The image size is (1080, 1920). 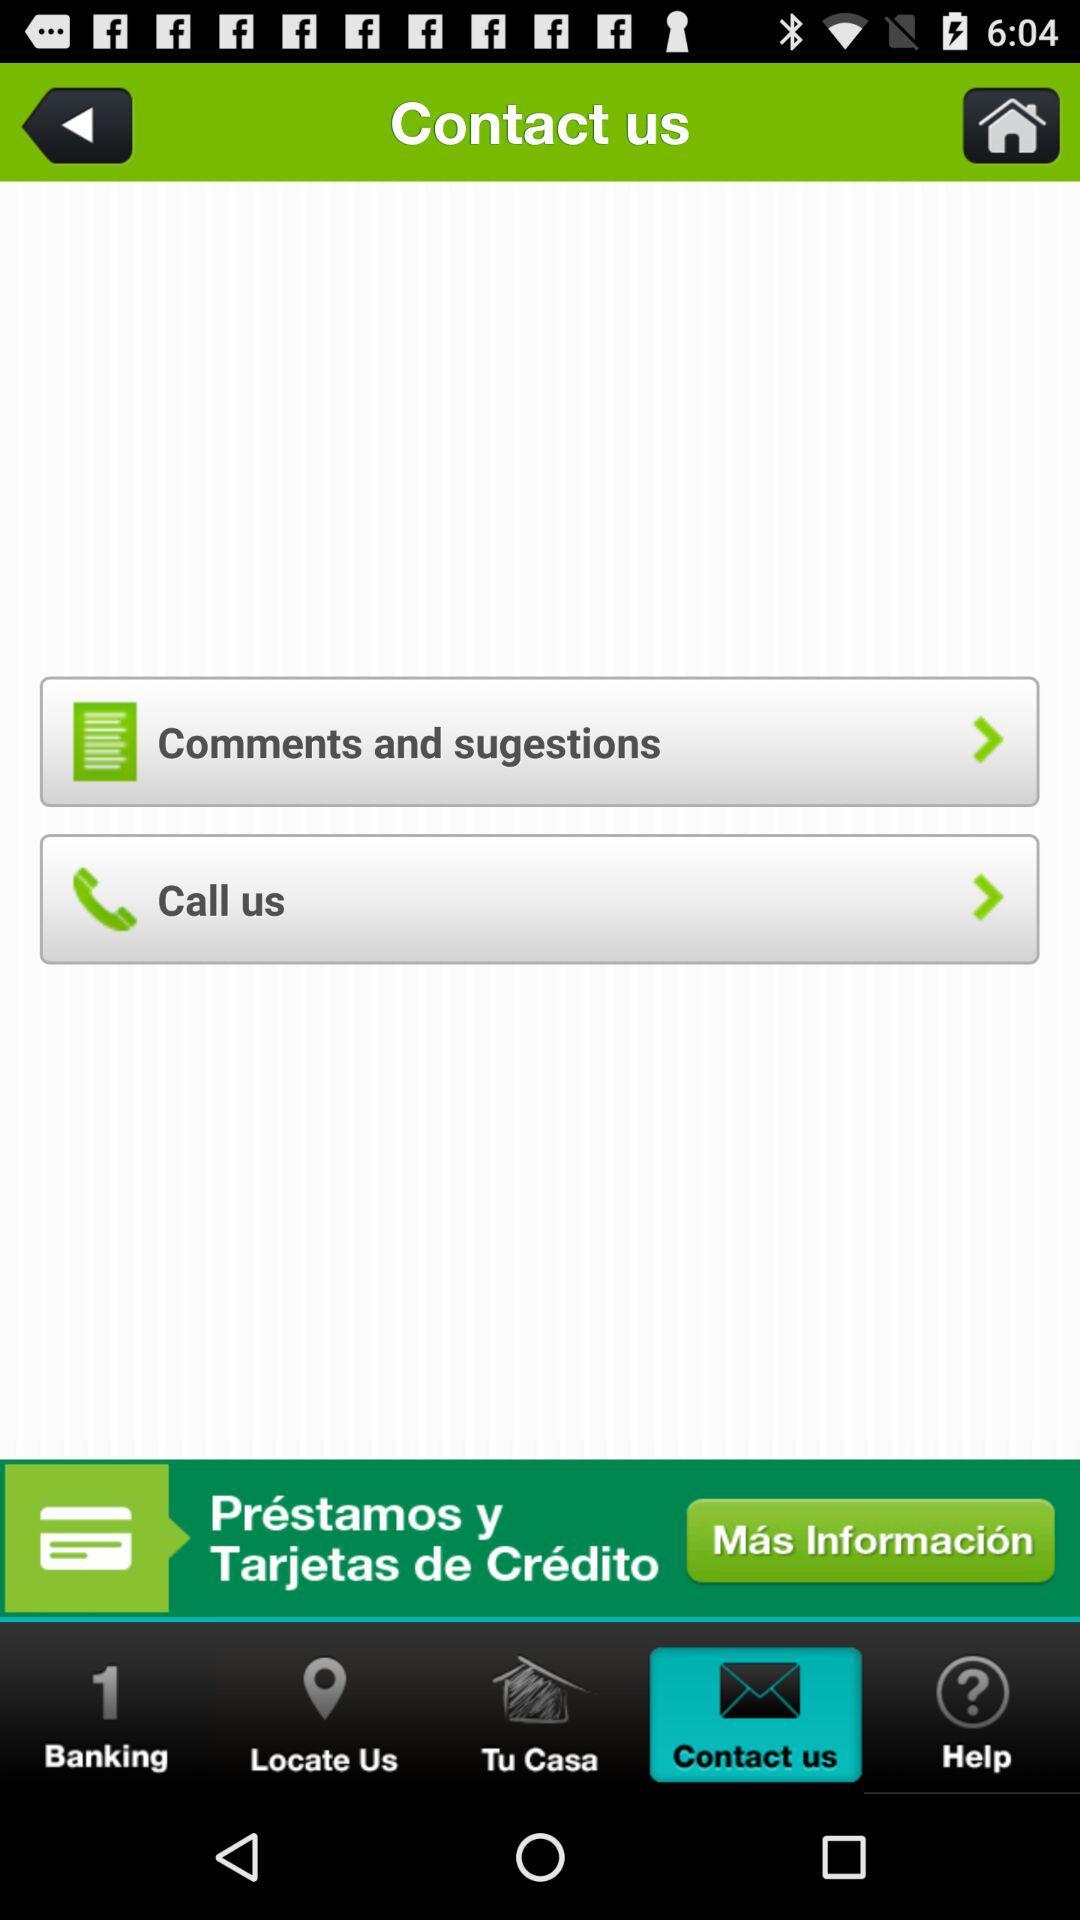 What do you see at coordinates (971, 1707) in the screenshot?
I see `get help on the website` at bounding box center [971, 1707].